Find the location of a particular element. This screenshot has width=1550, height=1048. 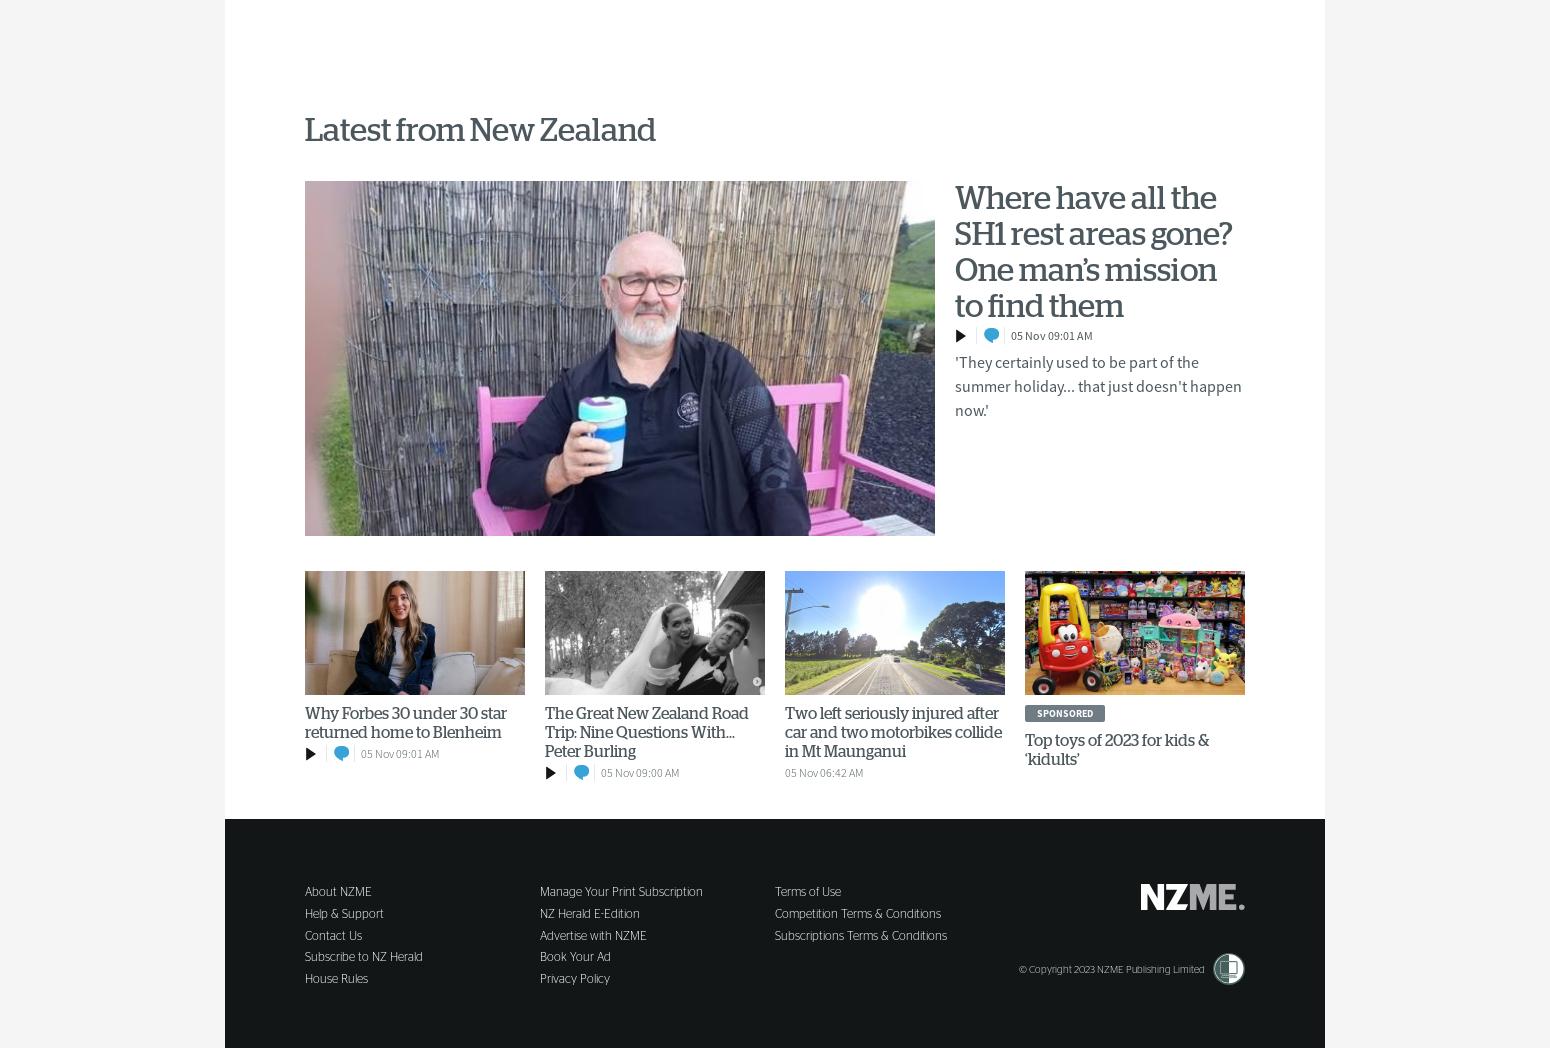

'Subscriptions Terms & Conditions' is located at coordinates (861, 935).